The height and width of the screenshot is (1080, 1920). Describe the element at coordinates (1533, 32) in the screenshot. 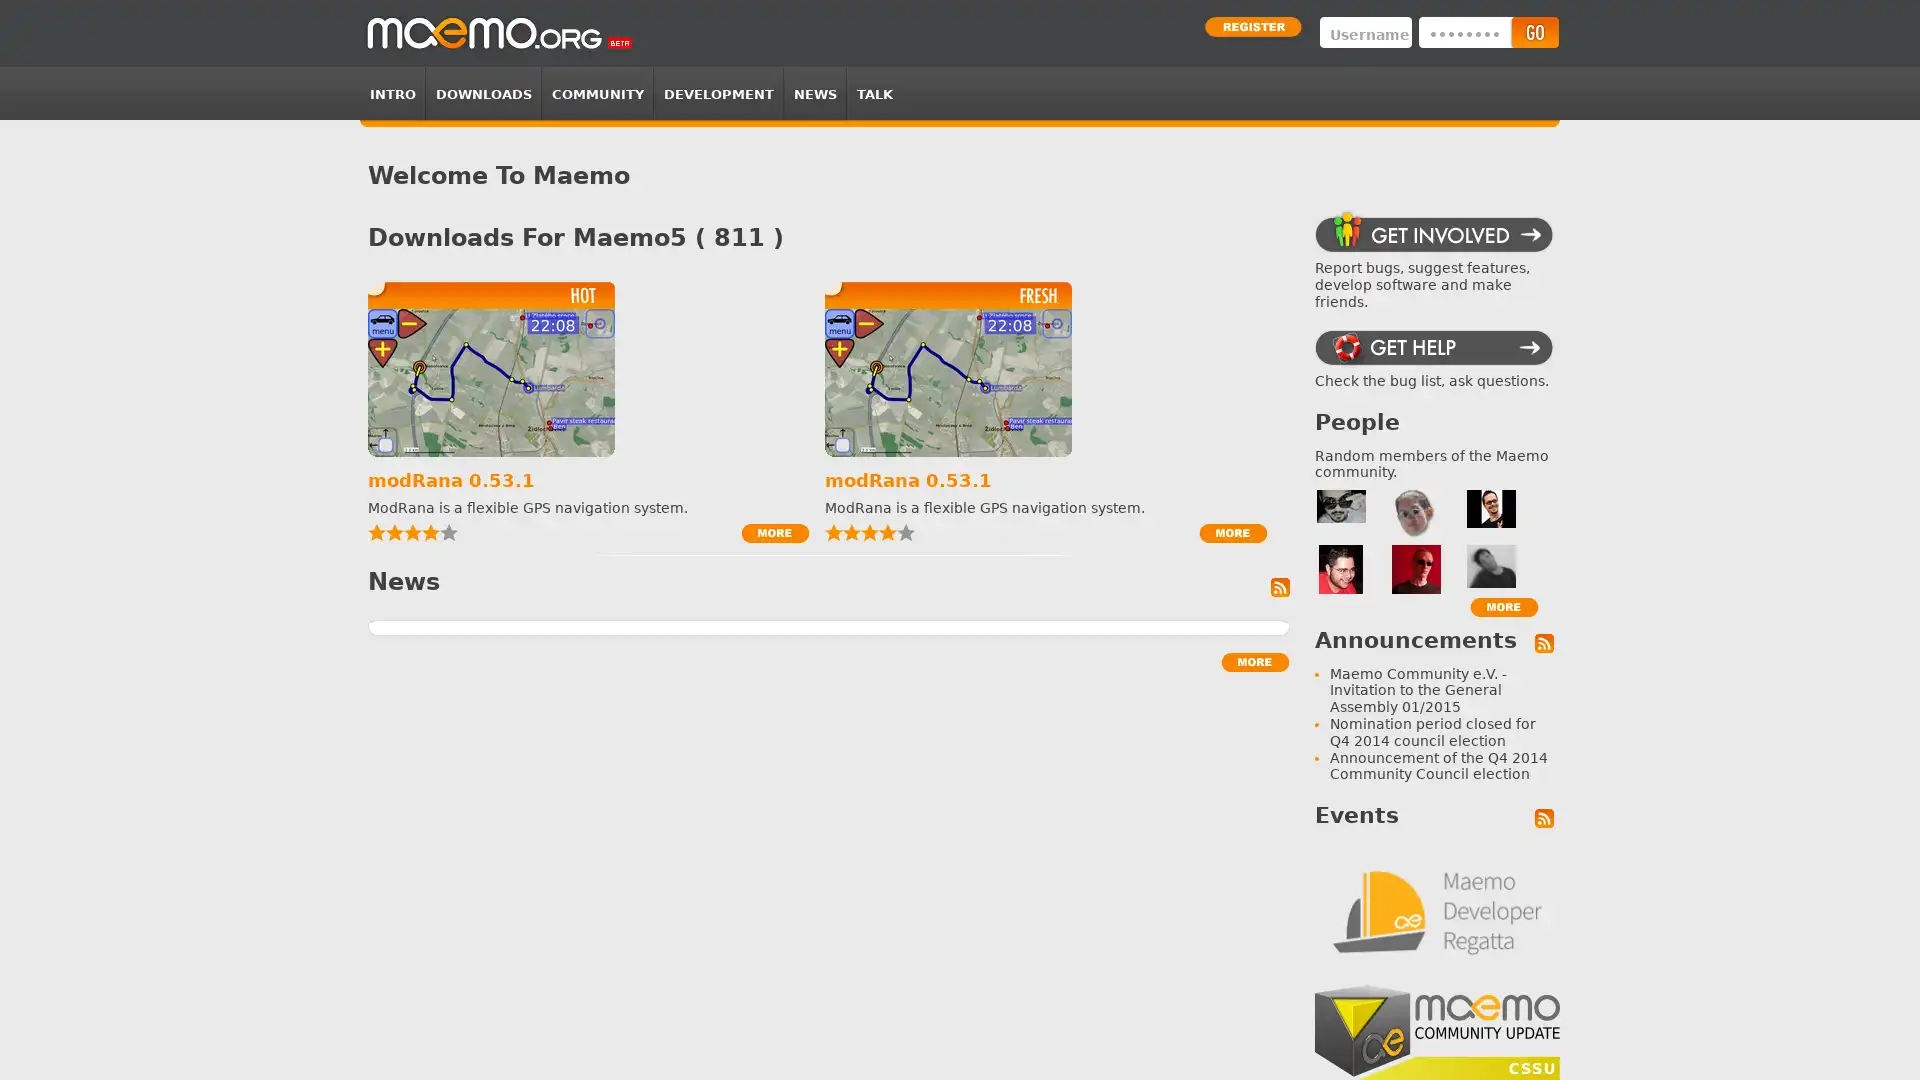

I see `Login` at that location.